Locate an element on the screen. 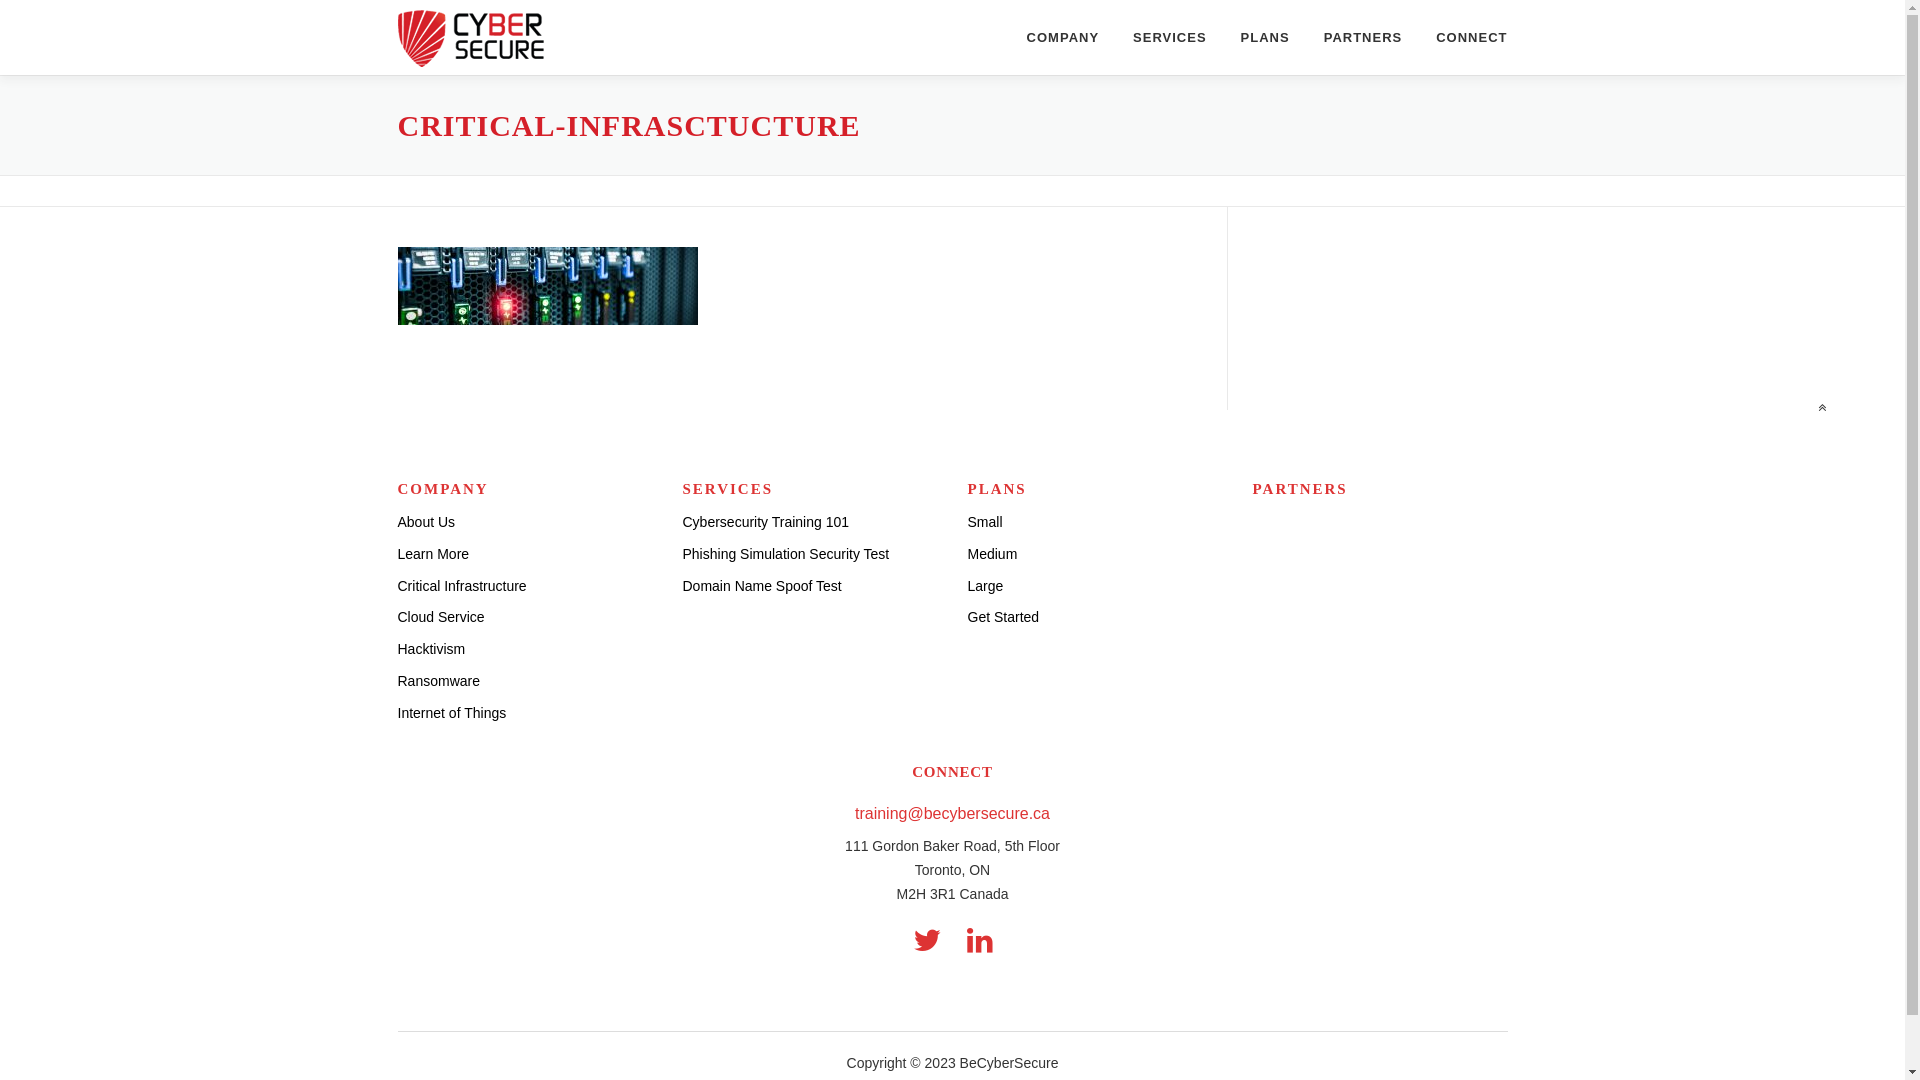 This screenshot has height=1080, width=1920. 'Cloud Service' is located at coordinates (440, 616).